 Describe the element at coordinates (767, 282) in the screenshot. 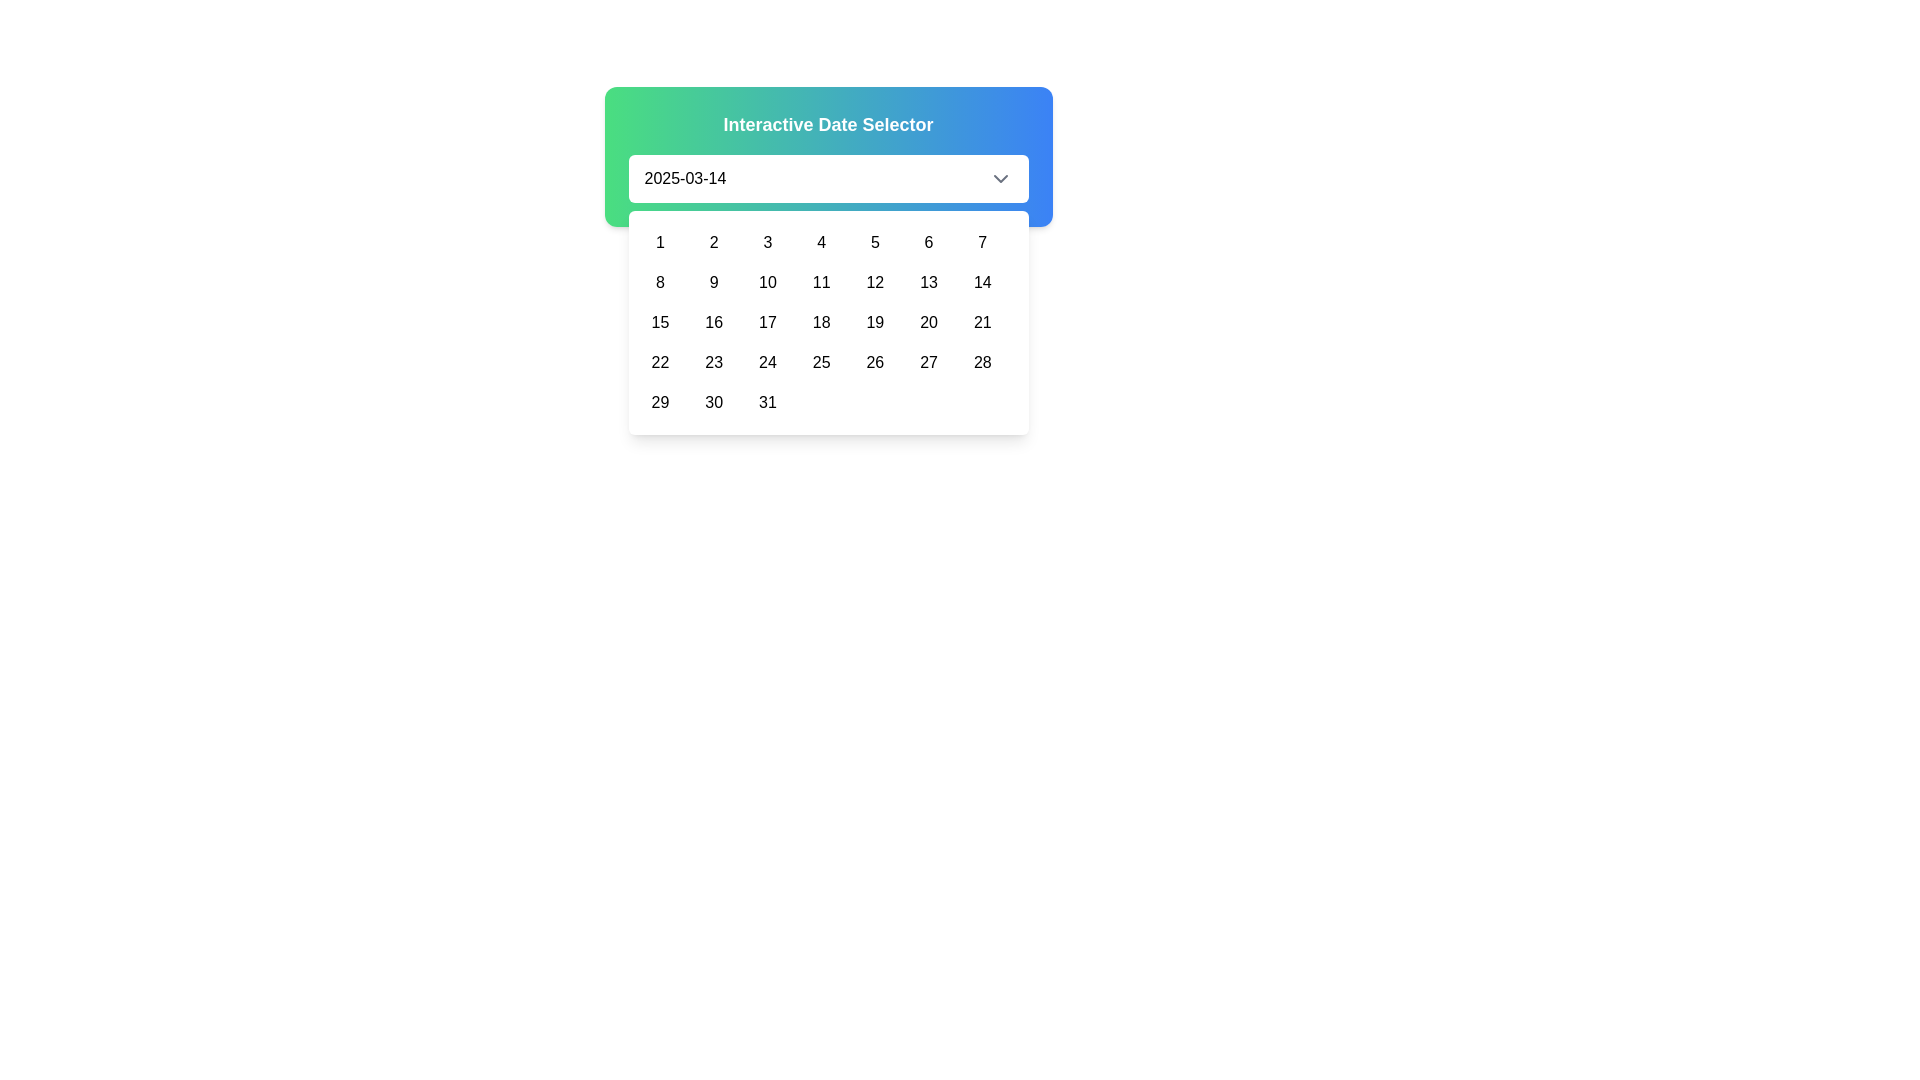

I see `the button that selects the 10th day of the month in the calendar dropdown to trigger a visual effect` at that location.